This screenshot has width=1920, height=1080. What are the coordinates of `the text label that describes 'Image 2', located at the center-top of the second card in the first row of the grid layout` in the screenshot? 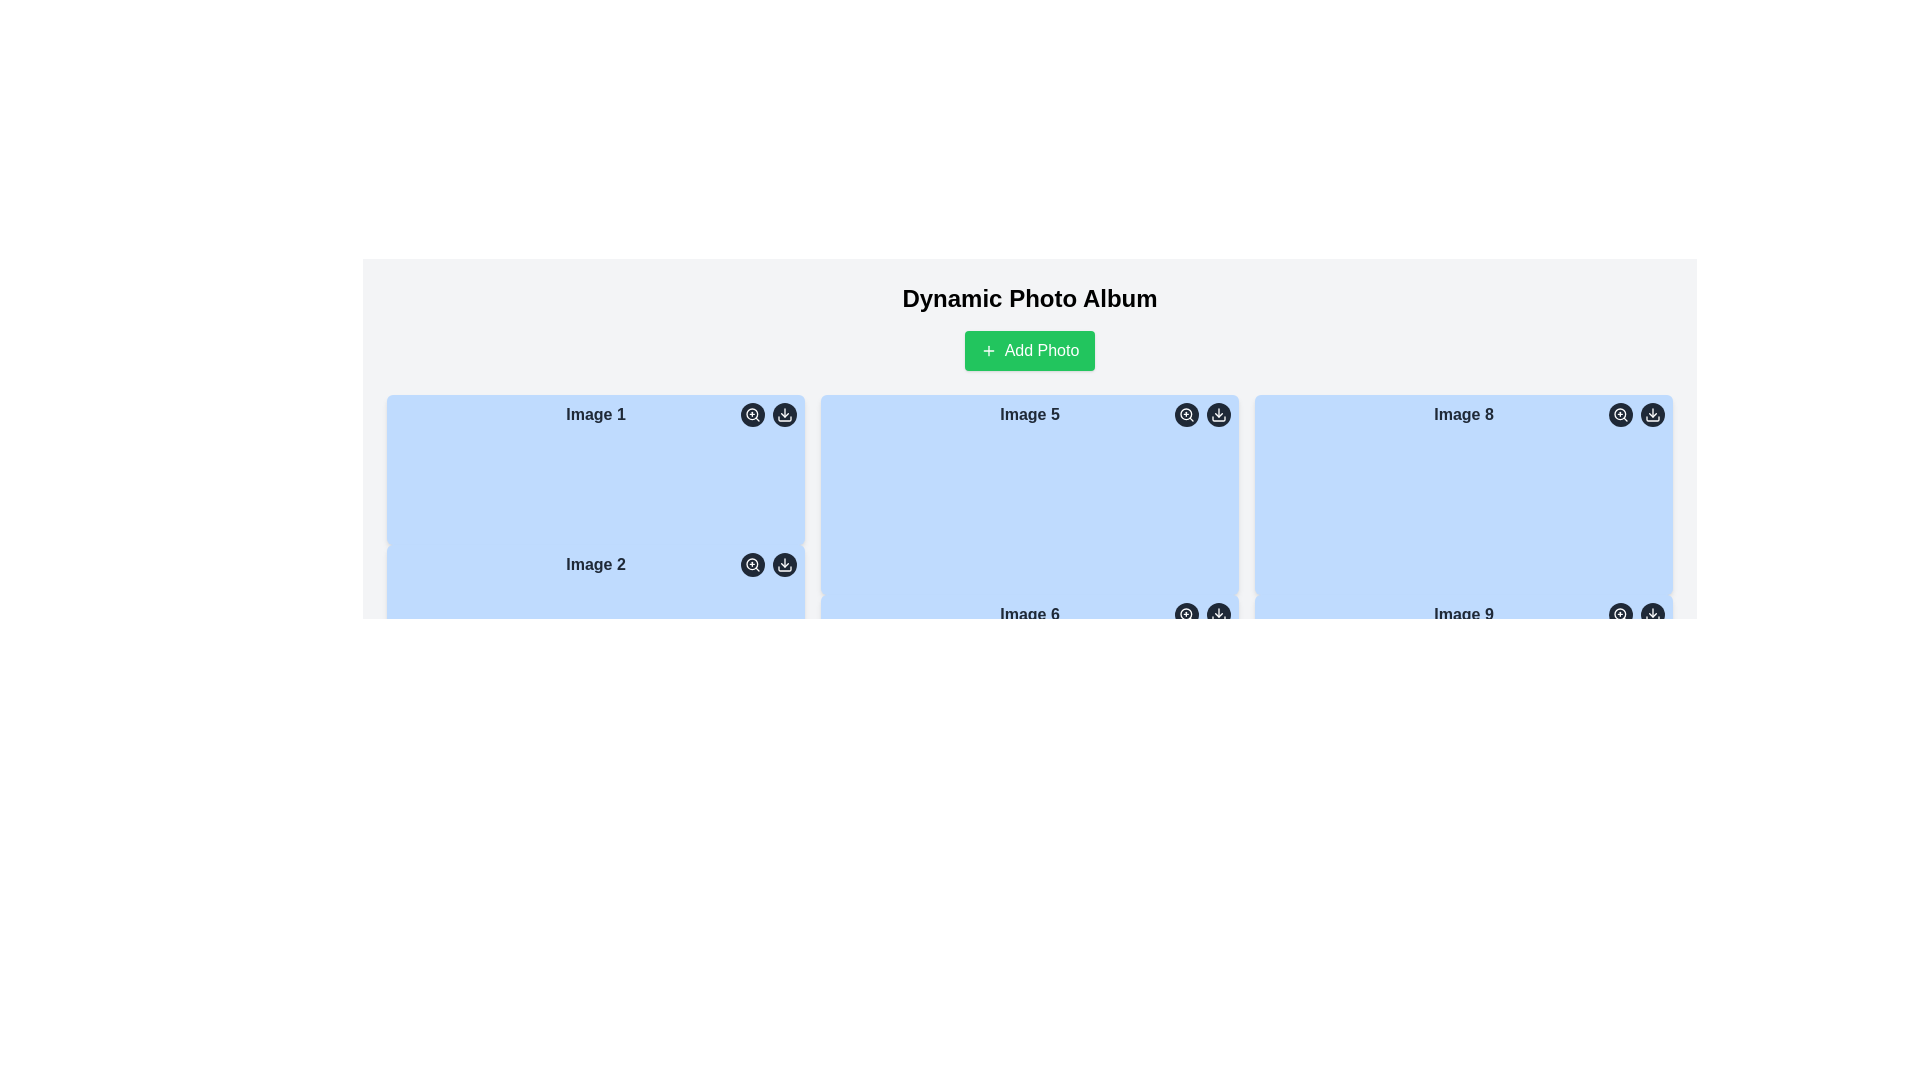 It's located at (594, 564).